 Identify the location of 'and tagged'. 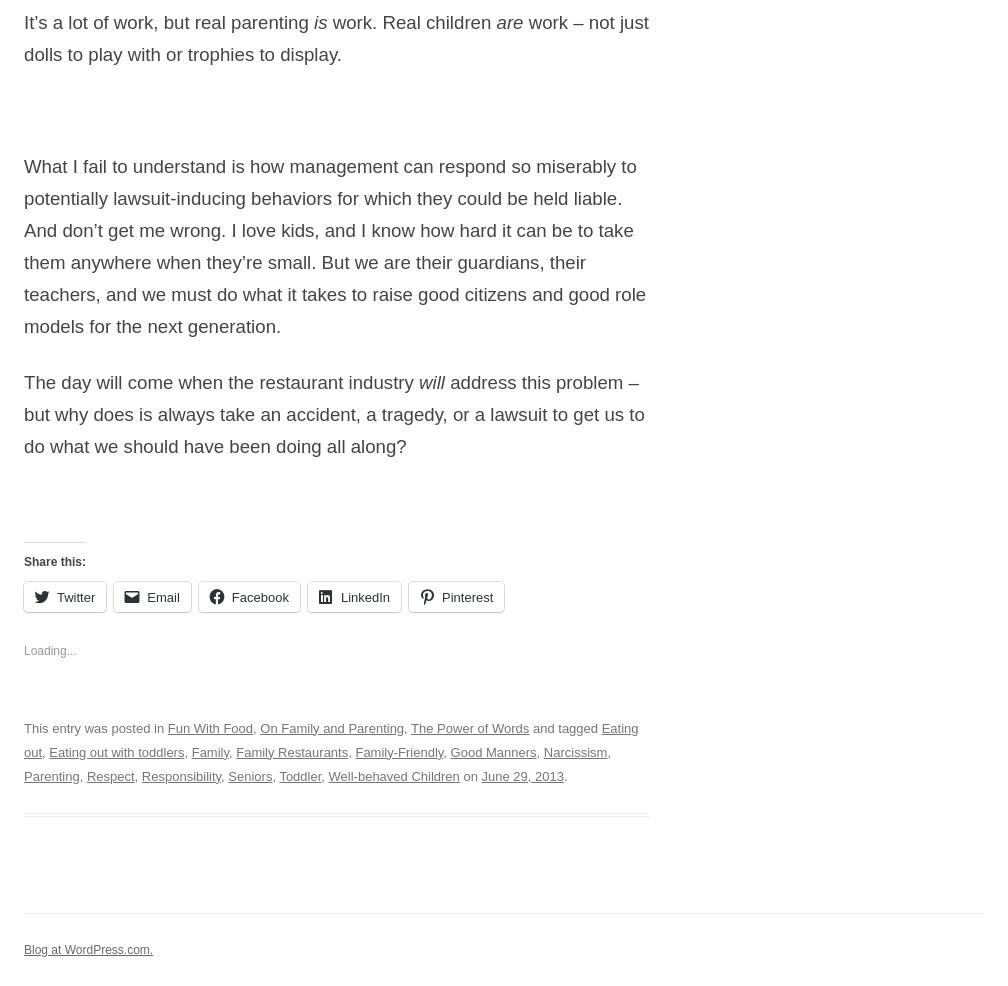
(564, 726).